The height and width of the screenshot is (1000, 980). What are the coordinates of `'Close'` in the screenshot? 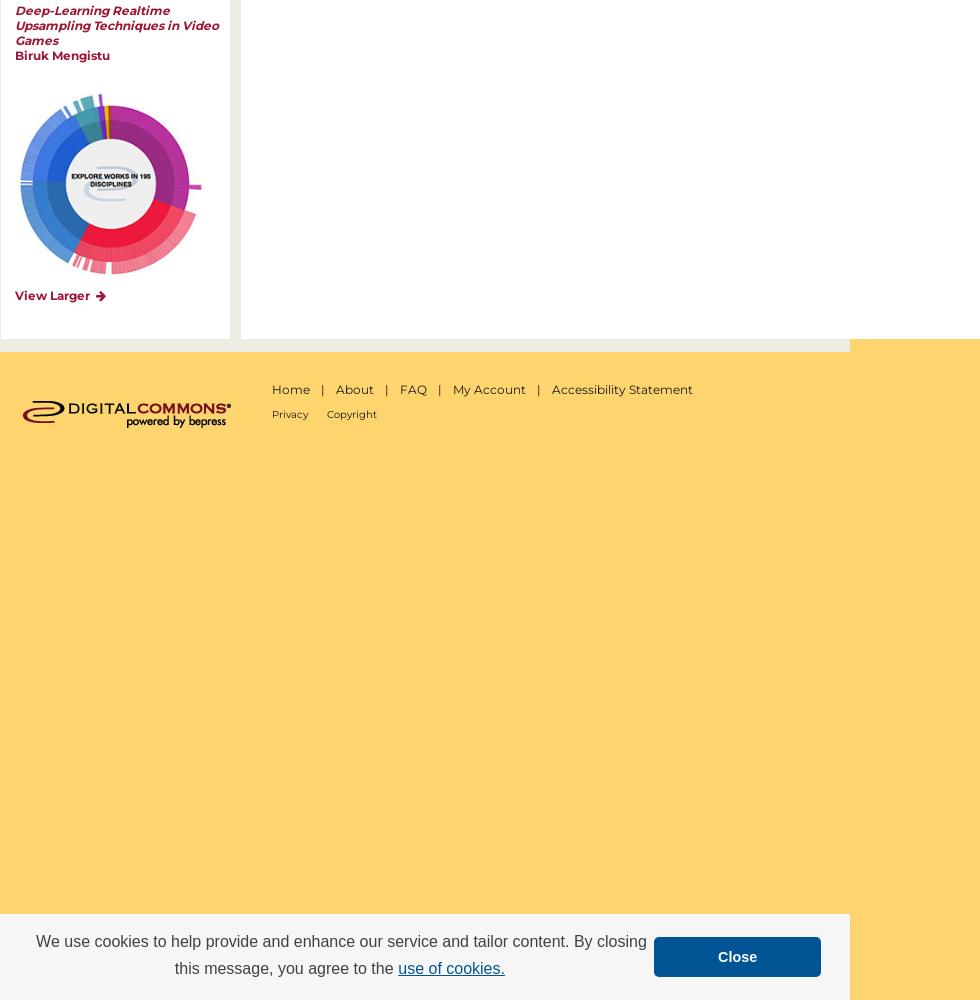 It's located at (737, 955).